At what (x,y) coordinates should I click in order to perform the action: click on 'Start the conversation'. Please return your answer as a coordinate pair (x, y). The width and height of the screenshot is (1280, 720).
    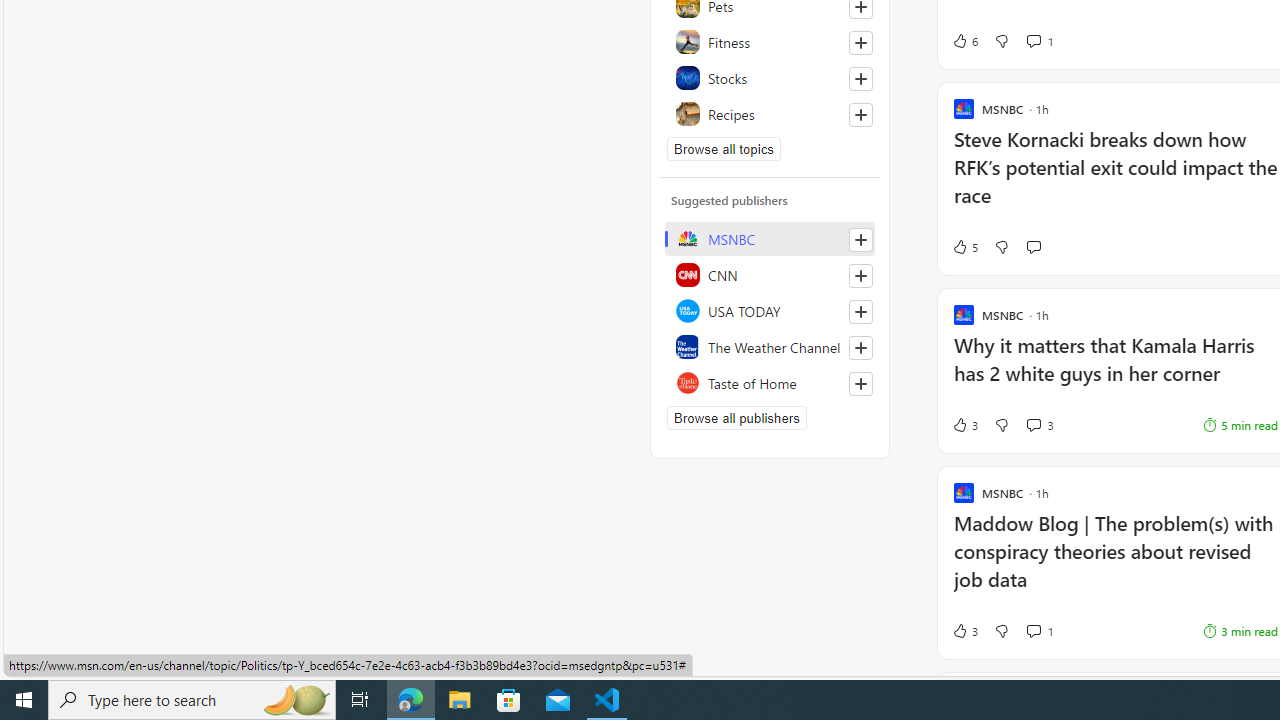
    Looking at the image, I should click on (1033, 245).